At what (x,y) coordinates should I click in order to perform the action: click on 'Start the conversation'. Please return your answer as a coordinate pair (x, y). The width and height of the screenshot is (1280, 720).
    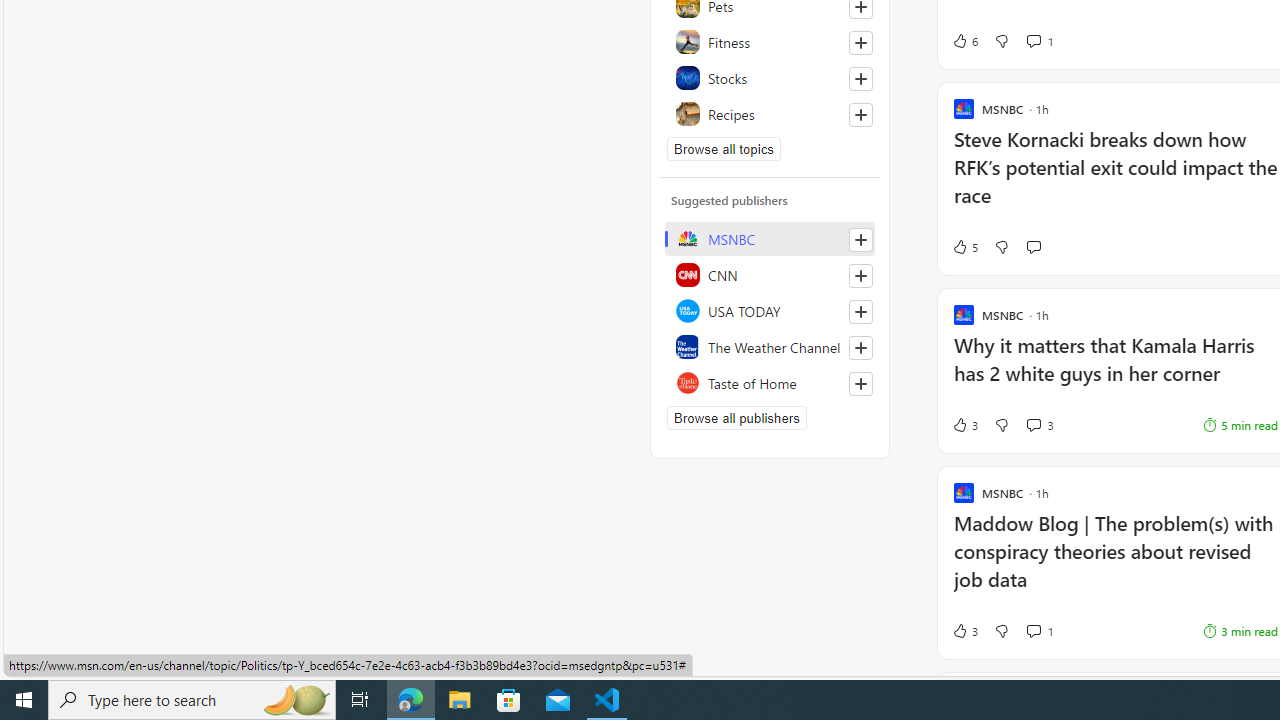
    Looking at the image, I should click on (1033, 245).